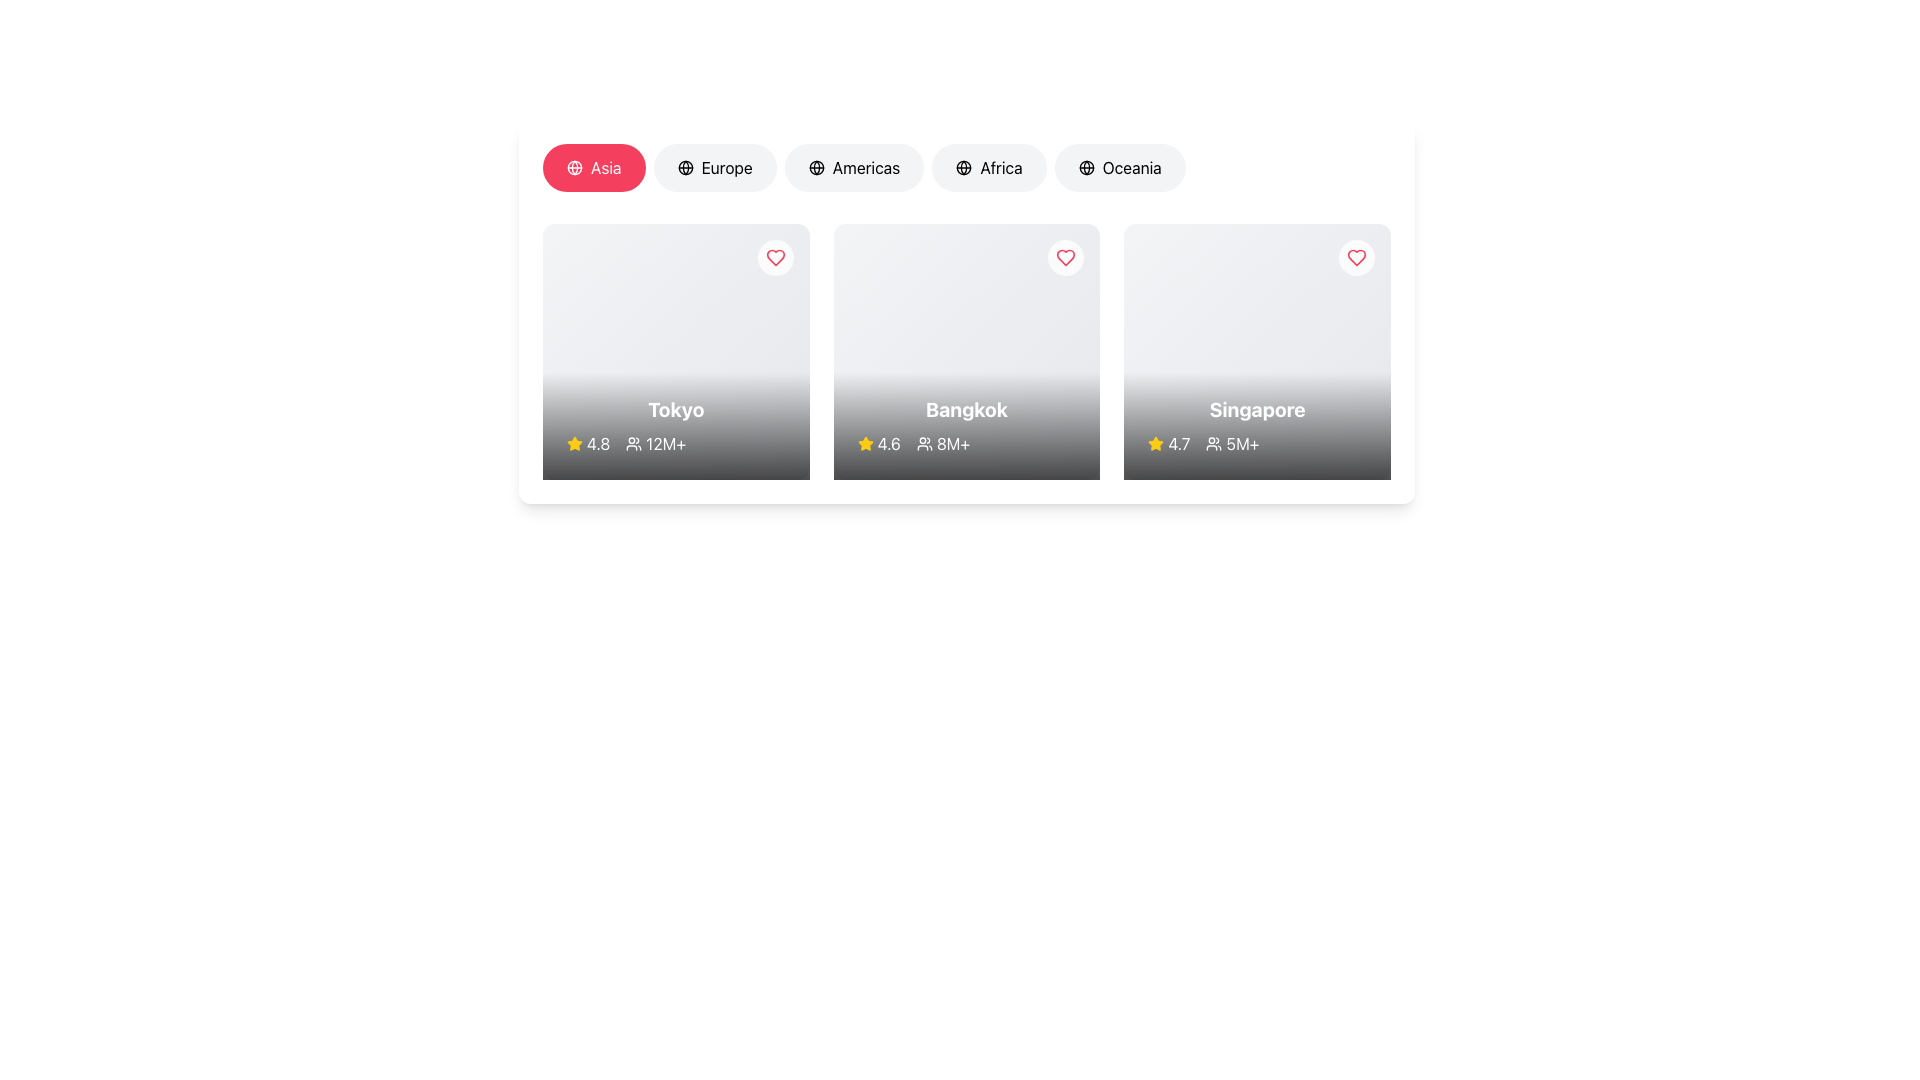 This screenshot has height=1080, width=1920. What do you see at coordinates (1256, 442) in the screenshot?
I see `the statistical display showing '5M+' users, located at the bottom-right of the 'Singapore' card, next to the rating number and star icon` at bounding box center [1256, 442].